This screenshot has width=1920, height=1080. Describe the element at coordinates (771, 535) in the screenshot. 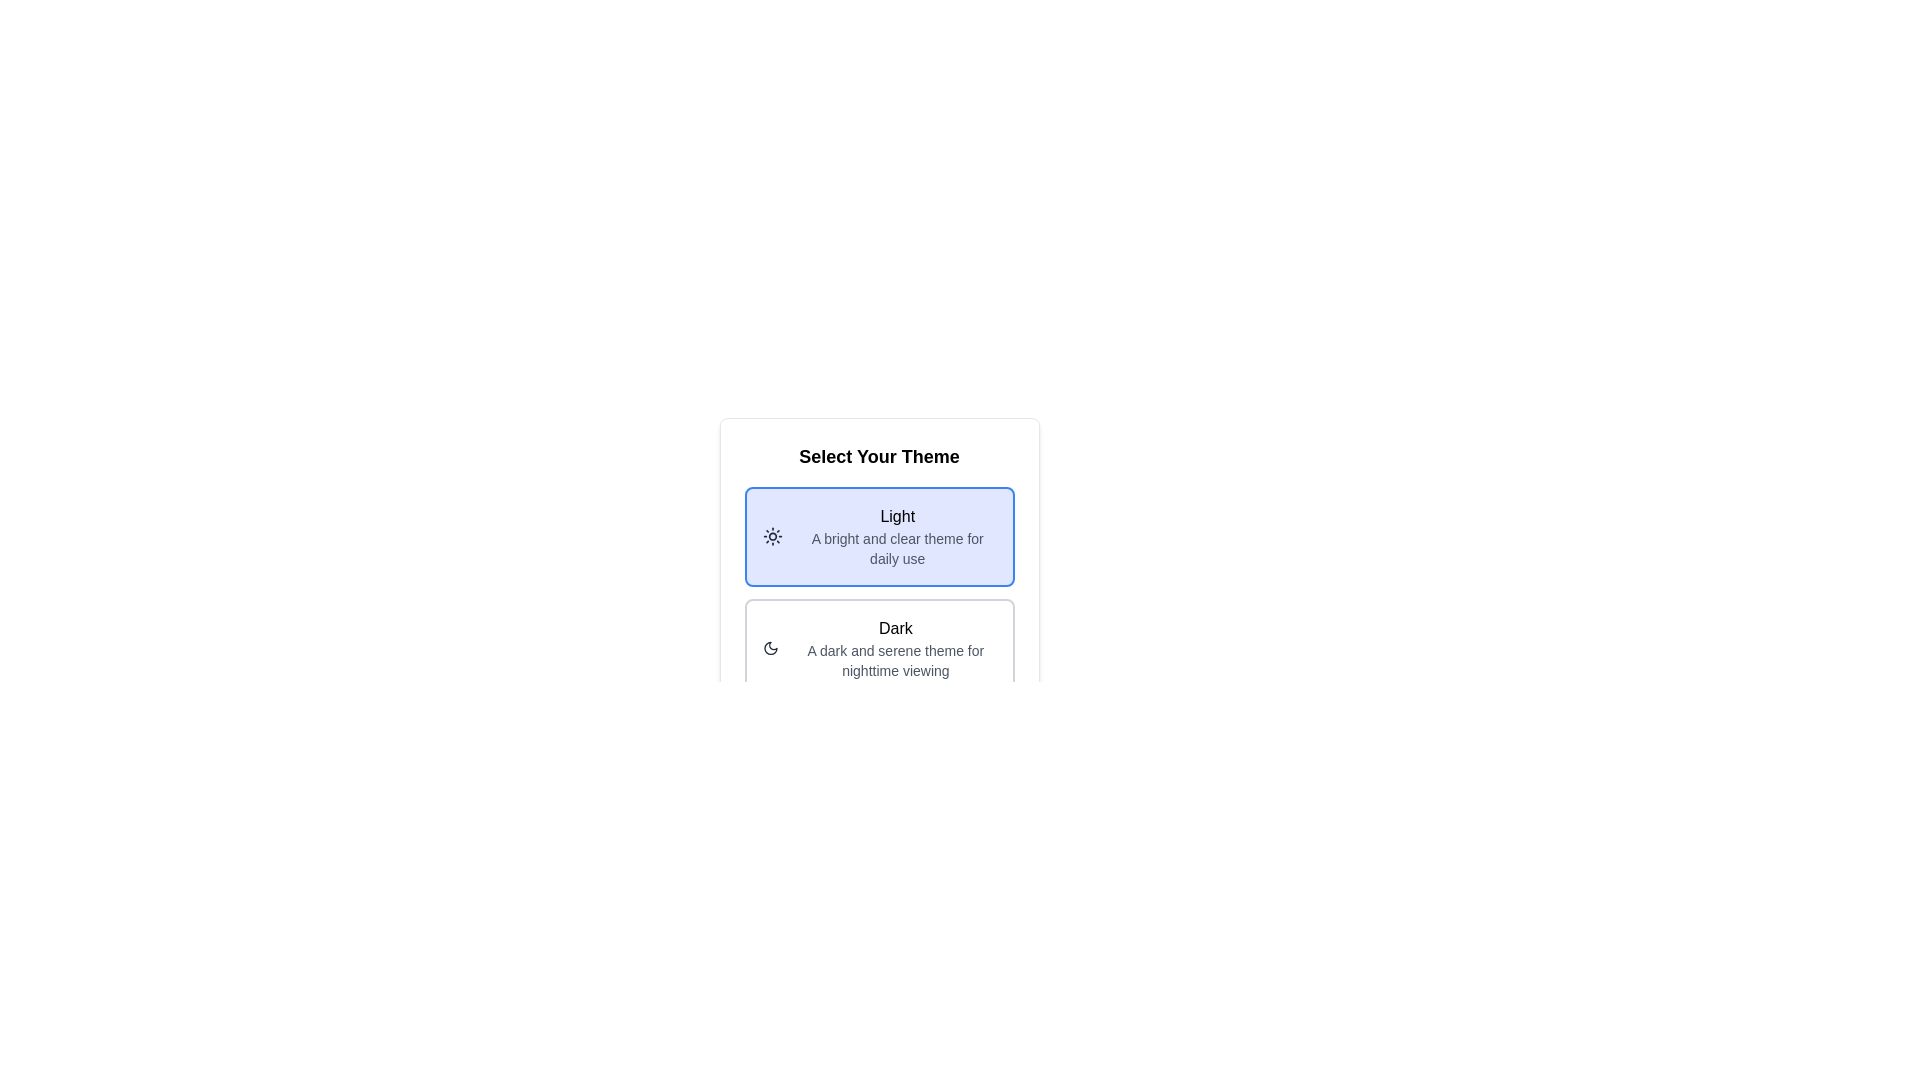

I see `the sun icon, which is a gray, stylized circle with radiating lines, located to the left of the 'Light' text in the upper card of the UI` at that location.